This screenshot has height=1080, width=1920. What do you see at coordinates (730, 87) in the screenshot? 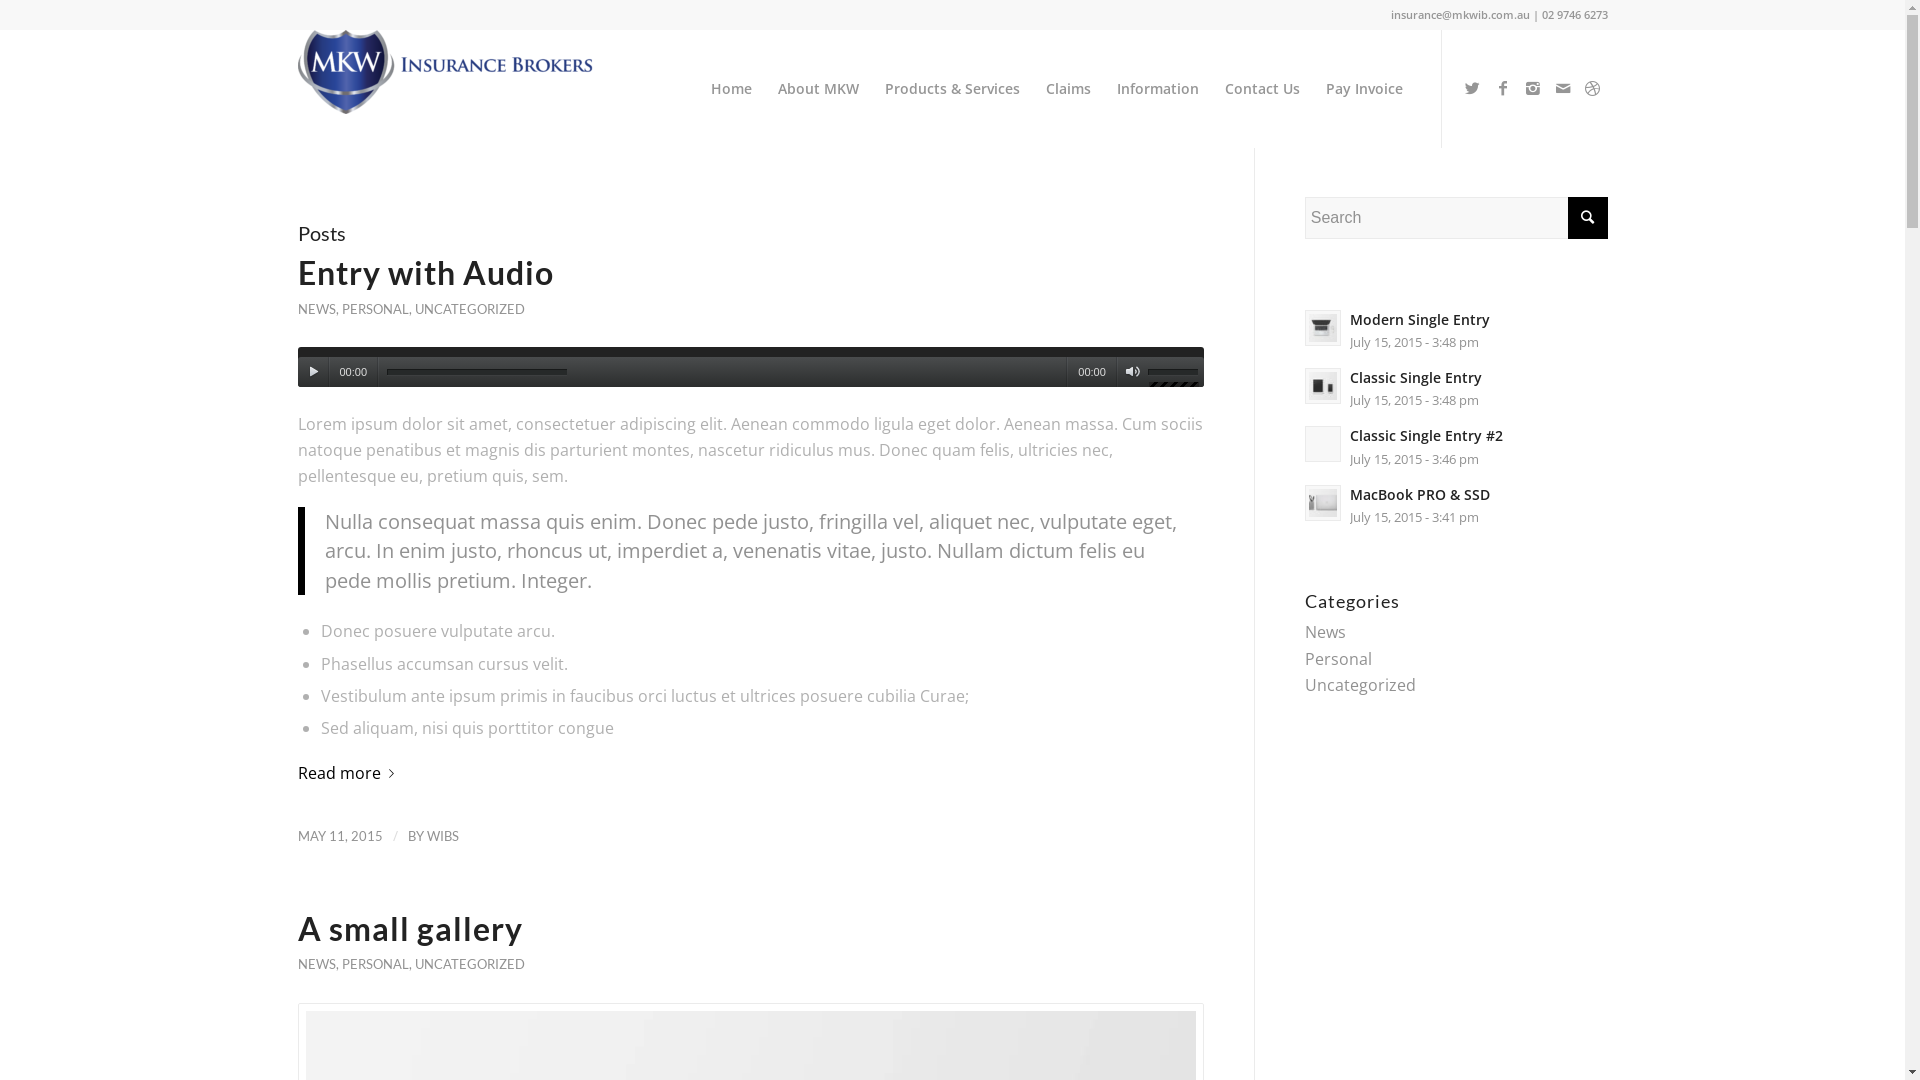
I see `'Home'` at bounding box center [730, 87].